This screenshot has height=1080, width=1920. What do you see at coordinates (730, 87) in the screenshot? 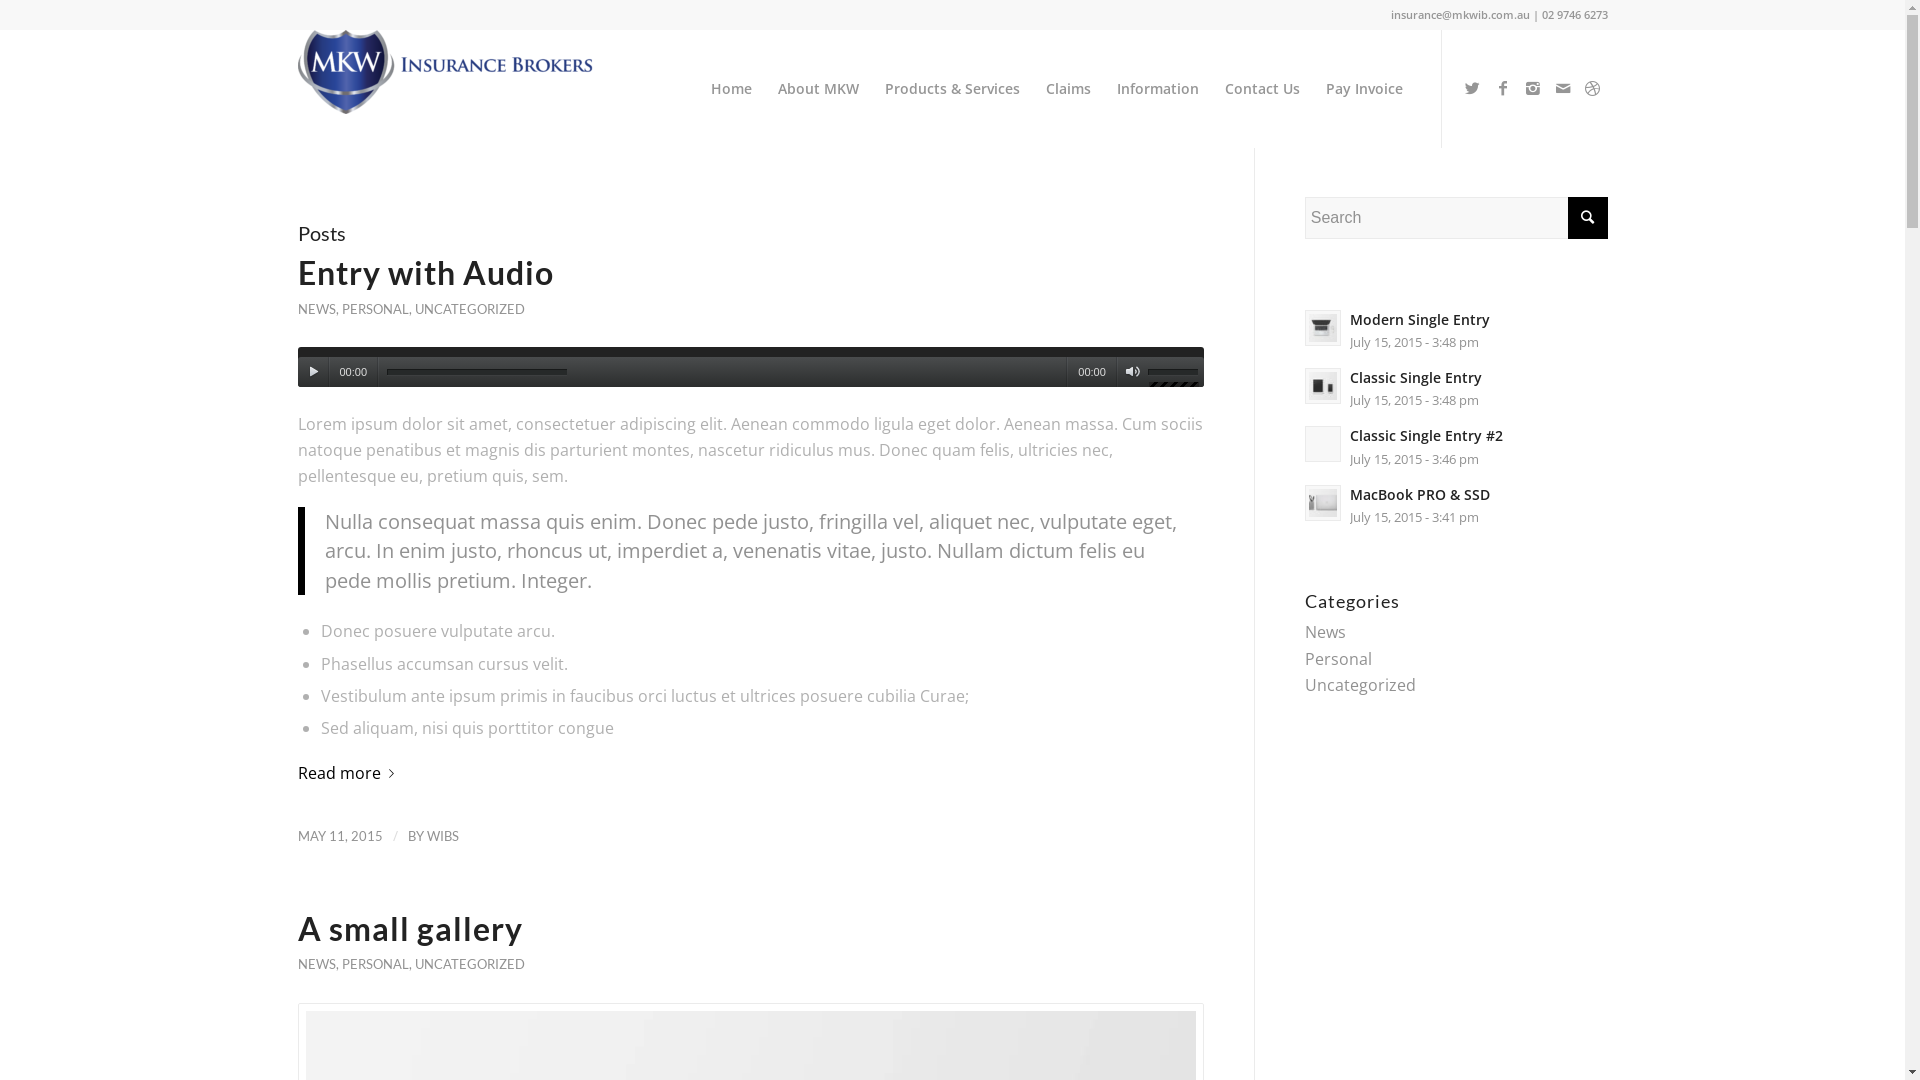
I see `'Home'` at bounding box center [730, 87].